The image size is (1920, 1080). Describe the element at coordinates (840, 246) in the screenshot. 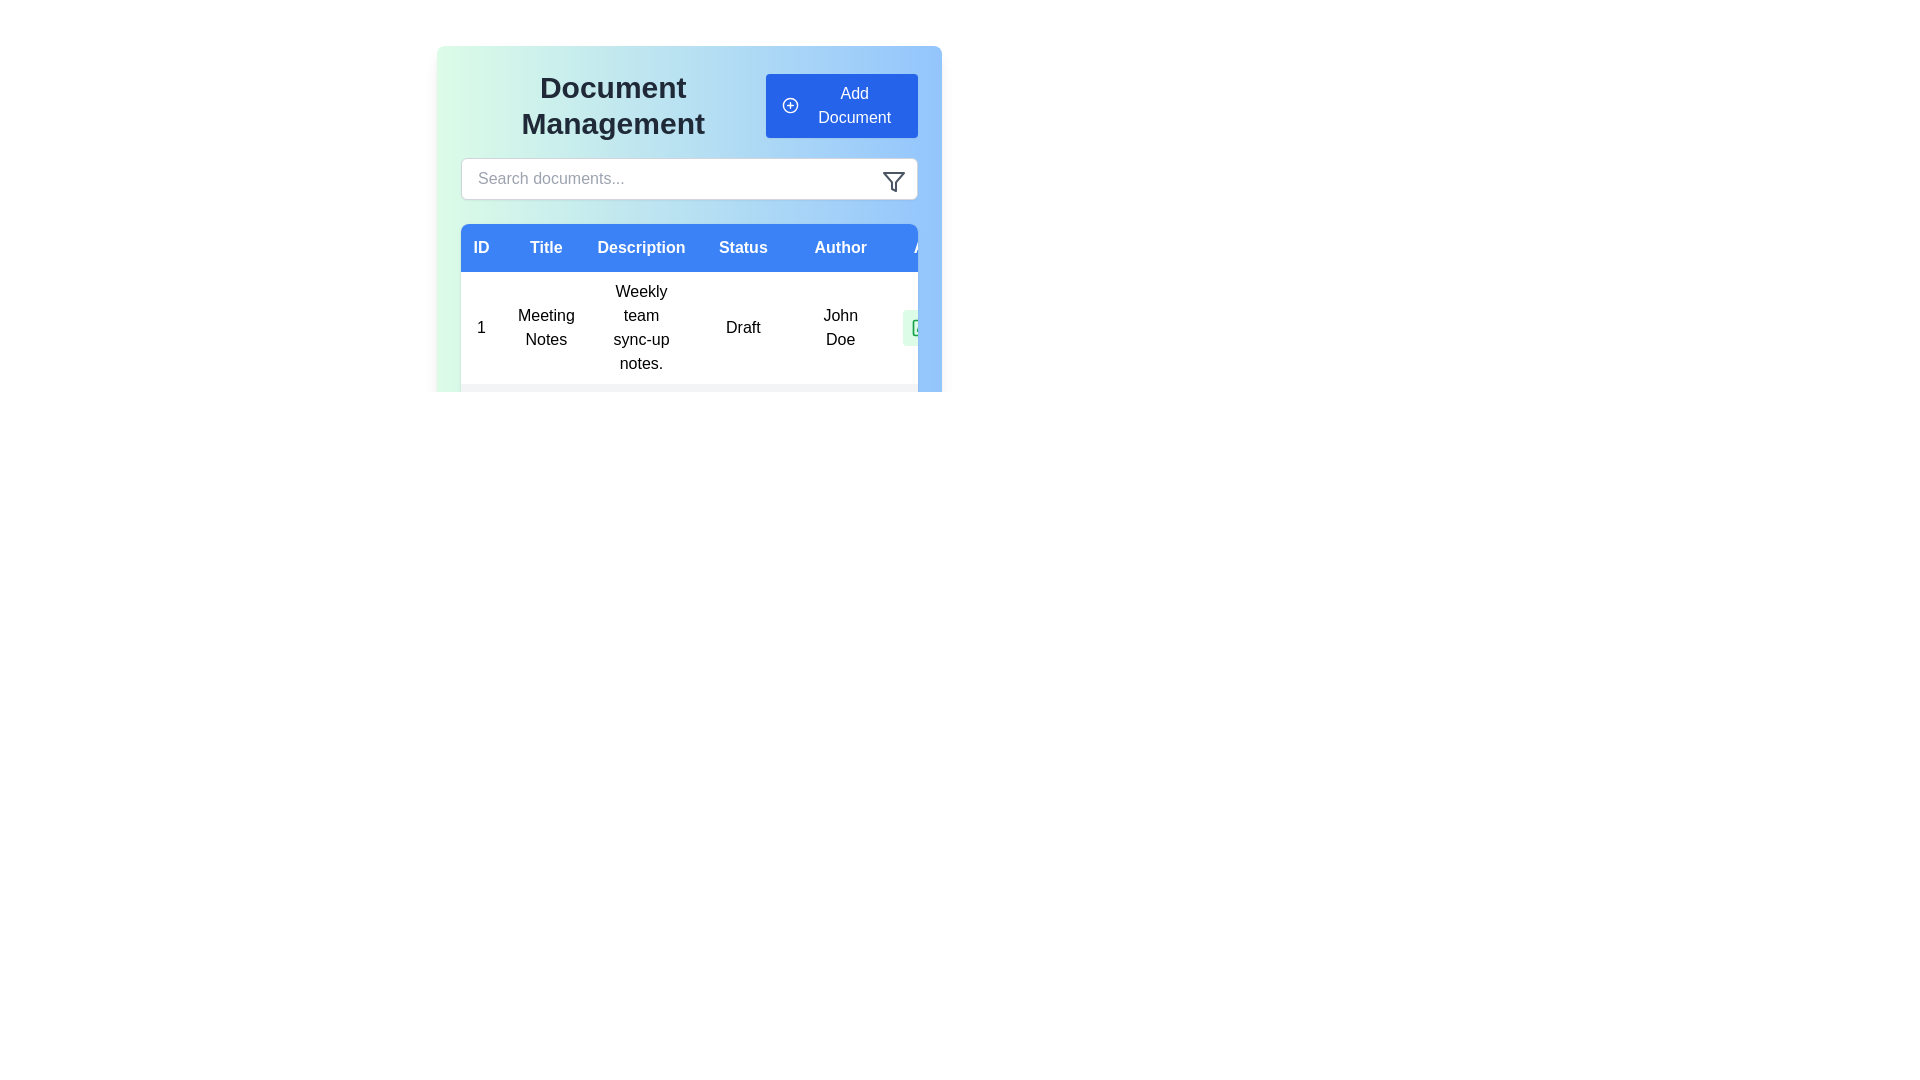

I see `the 'Author' header text label, which is the fifth column in the table header row, displaying in white font on a blue background` at that location.